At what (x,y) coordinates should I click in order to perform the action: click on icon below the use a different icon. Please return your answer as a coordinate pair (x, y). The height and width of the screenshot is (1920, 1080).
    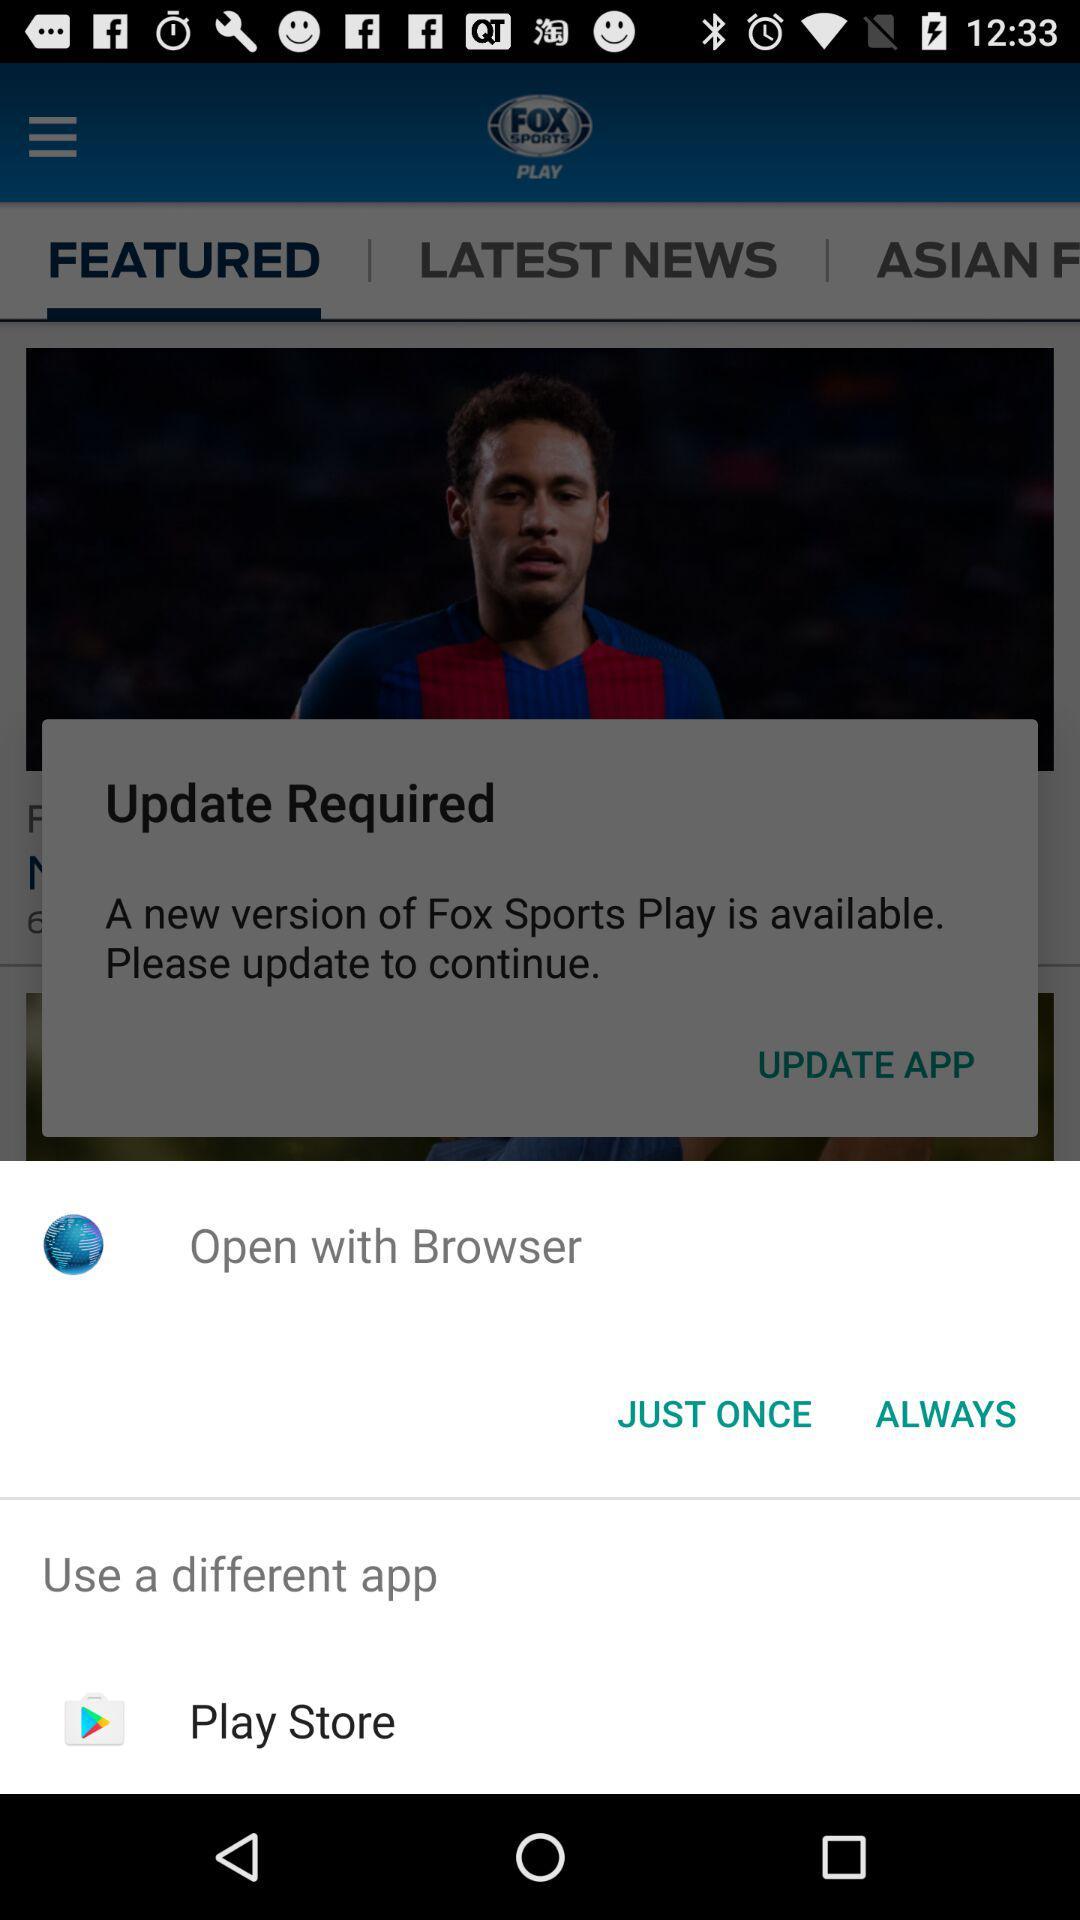
    Looking at the image, I should click on (292, 1719).